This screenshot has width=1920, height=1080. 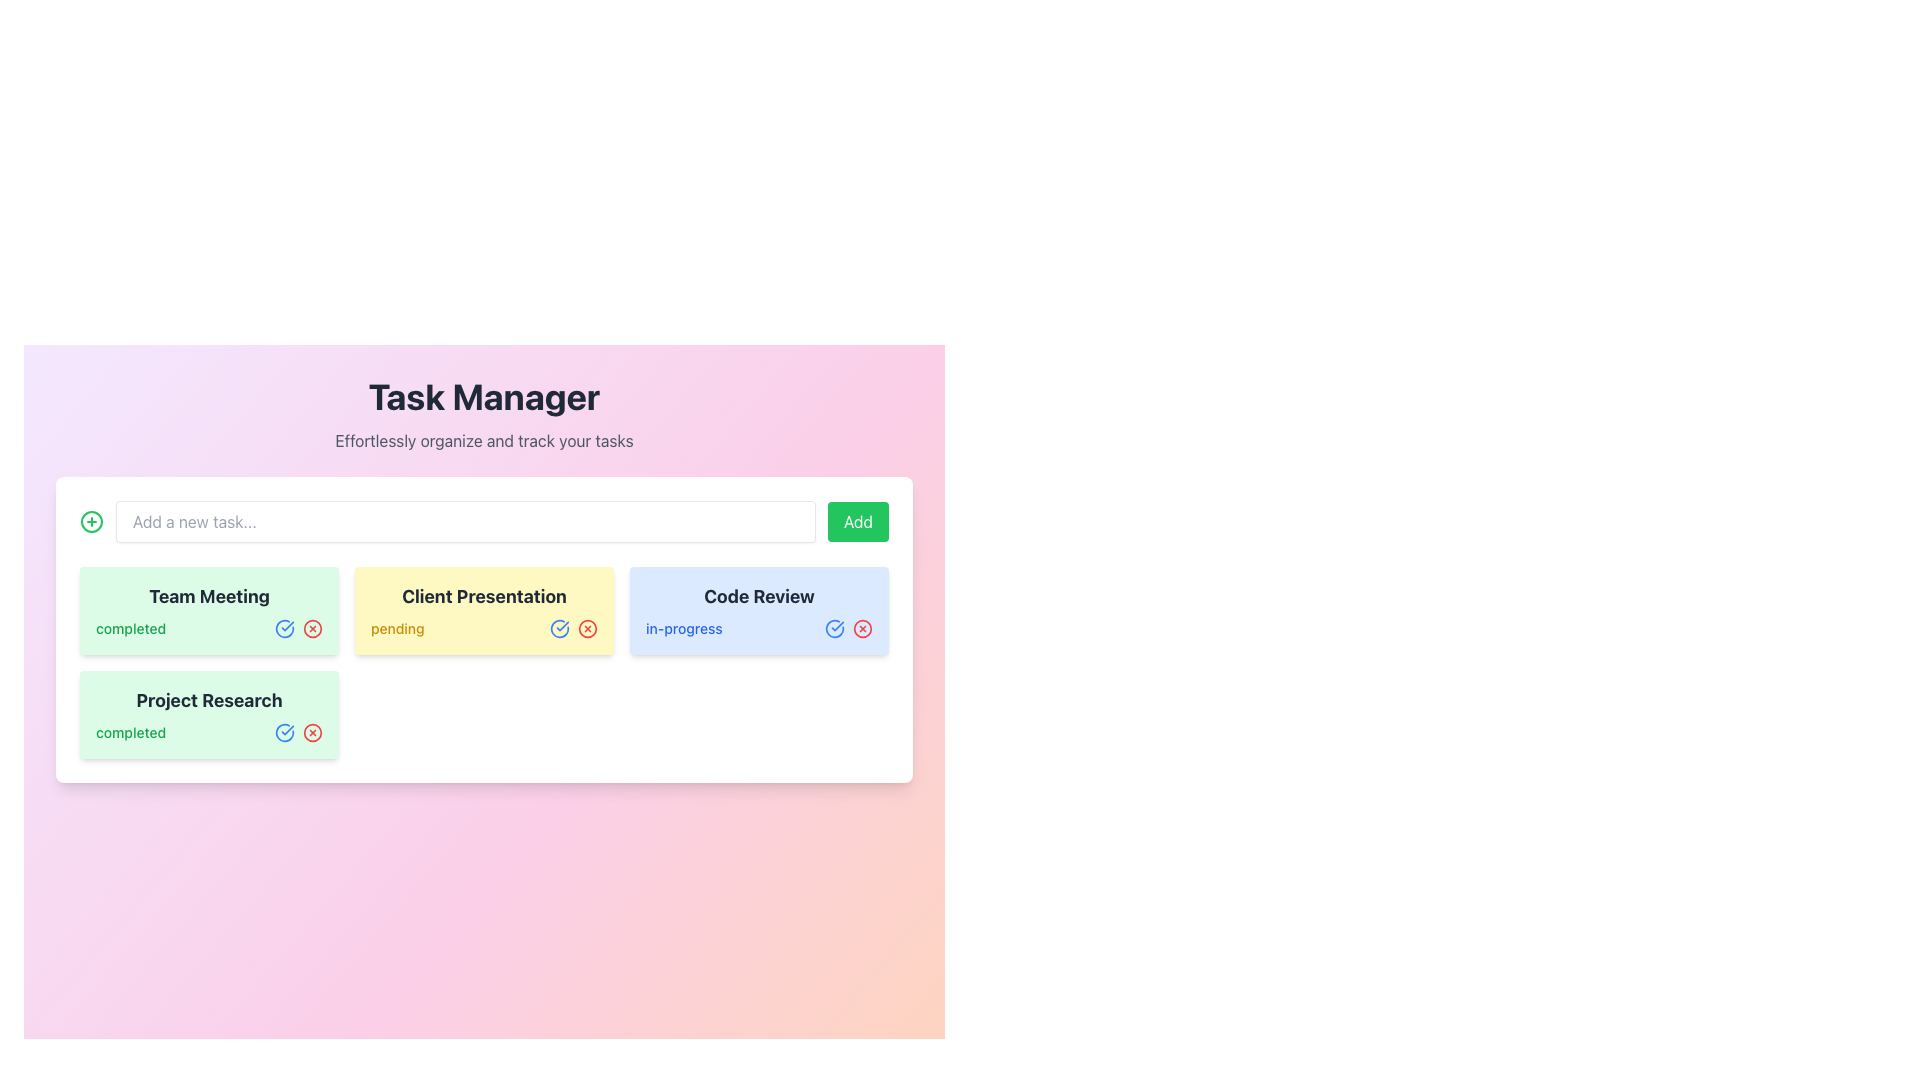 What do you see at coordinates (863, 627) in the screenshot?
I see `the delete button located` at bounding box center [863, 627].